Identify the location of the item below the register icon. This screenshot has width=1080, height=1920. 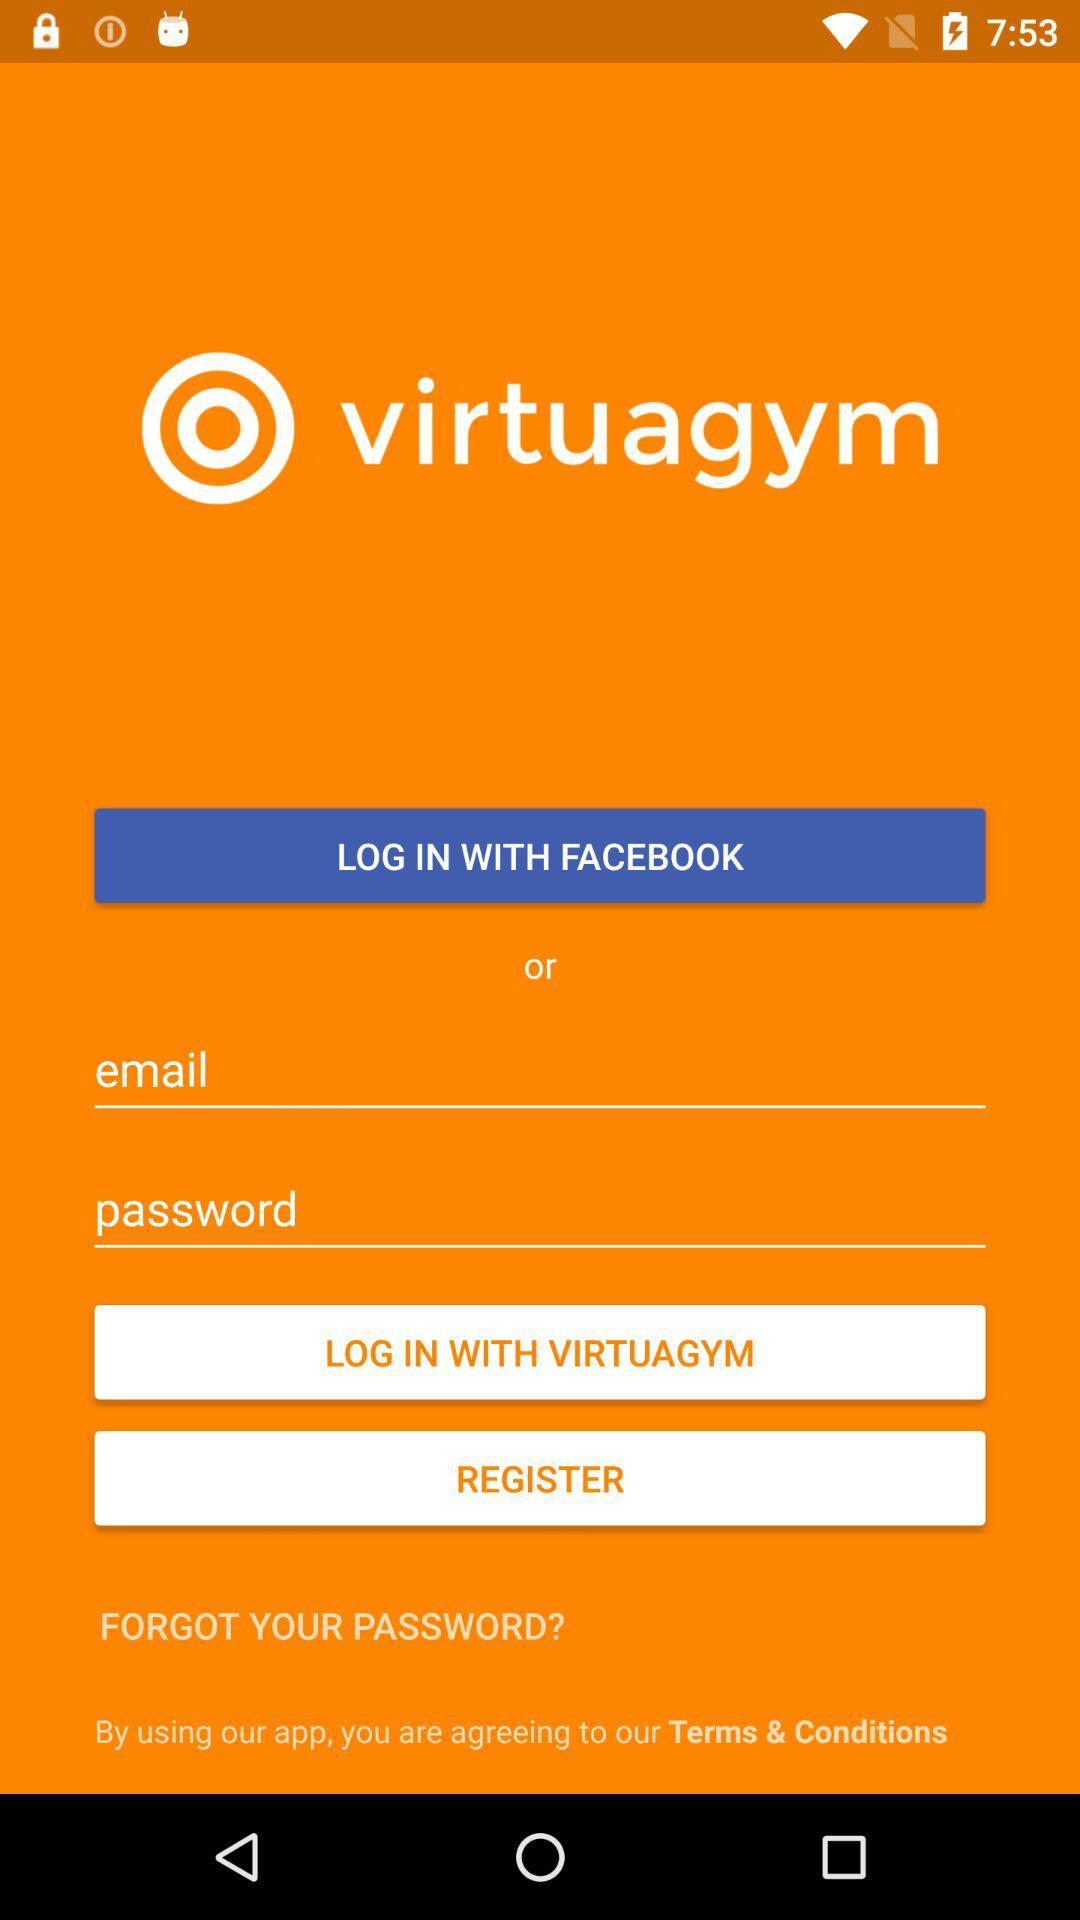
(331, 1625).